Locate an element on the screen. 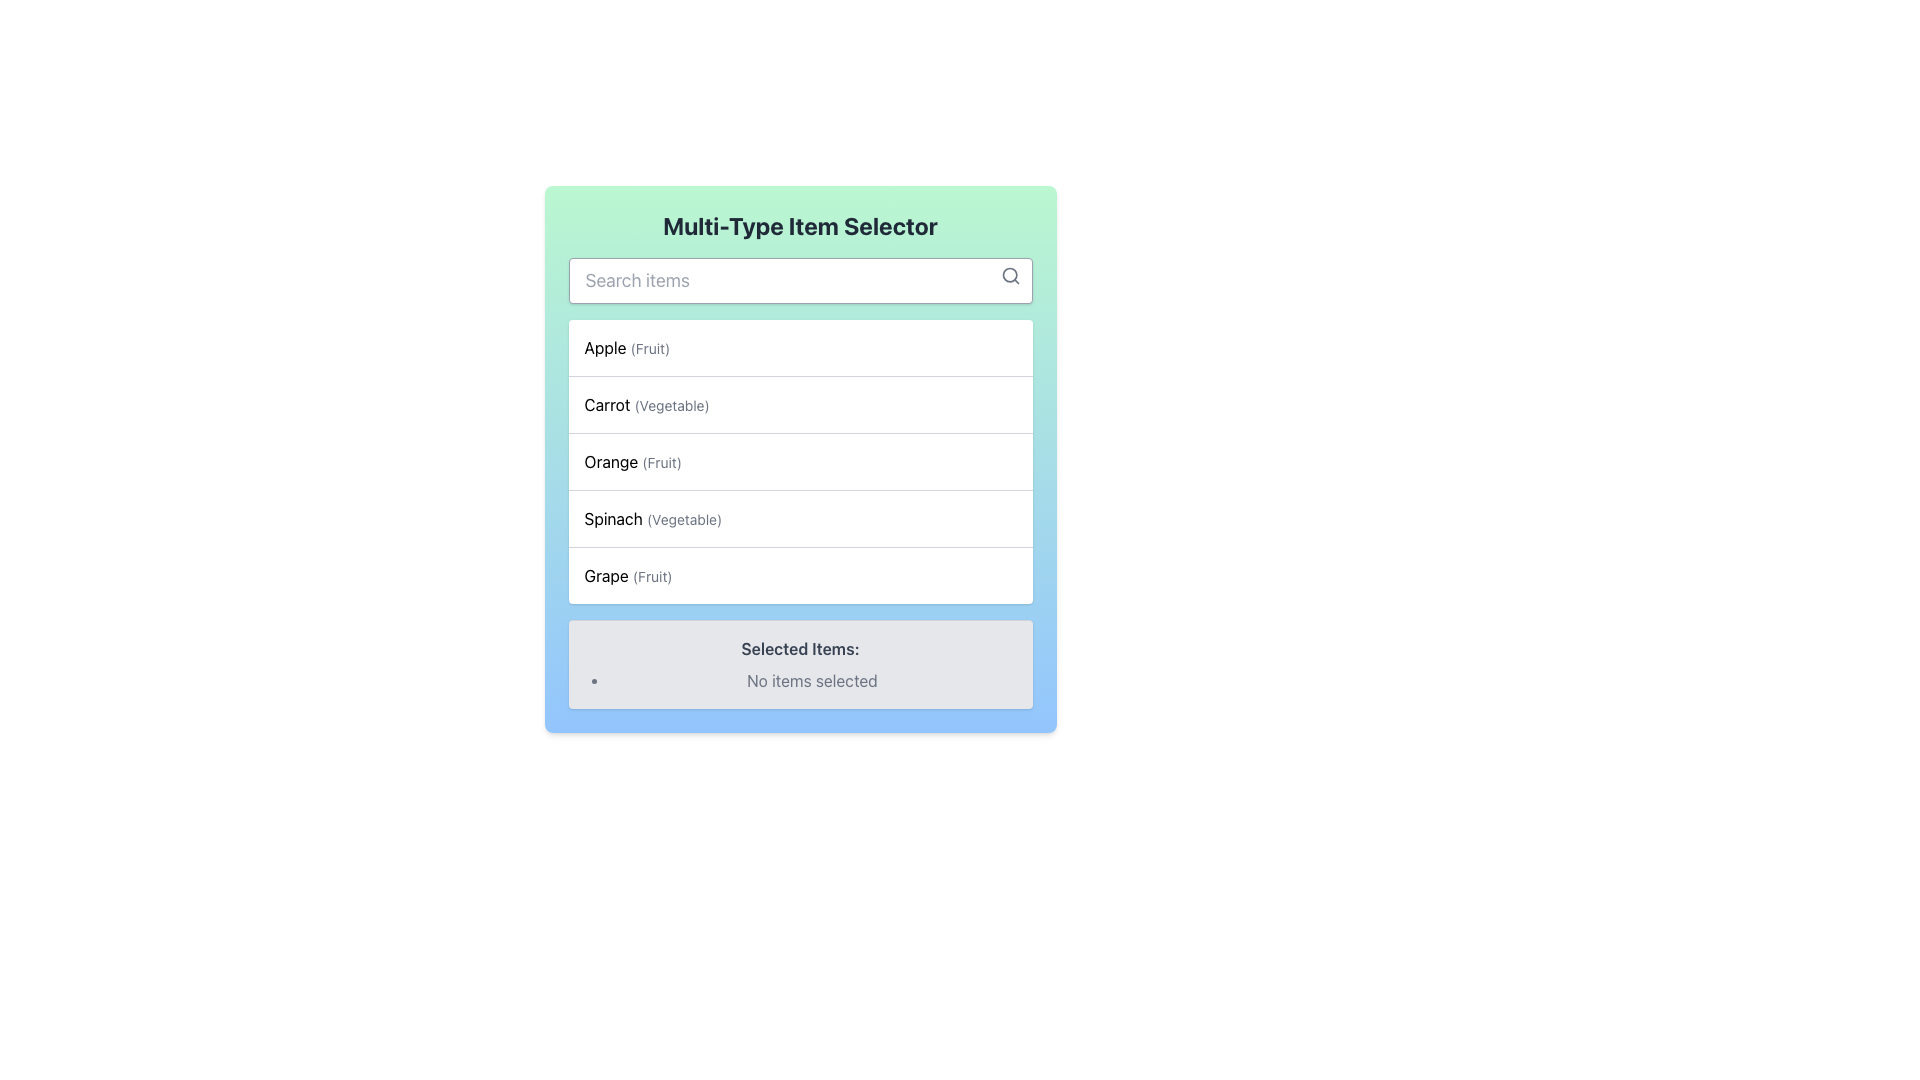 This screenshot has height=1080, width=1920. the second list item in the 'Multi-Type Item Selector' that represents an informational entry between 'Apple (Fruit)' and 'Orange (Fruit)' is located at coordinates (647, 405).